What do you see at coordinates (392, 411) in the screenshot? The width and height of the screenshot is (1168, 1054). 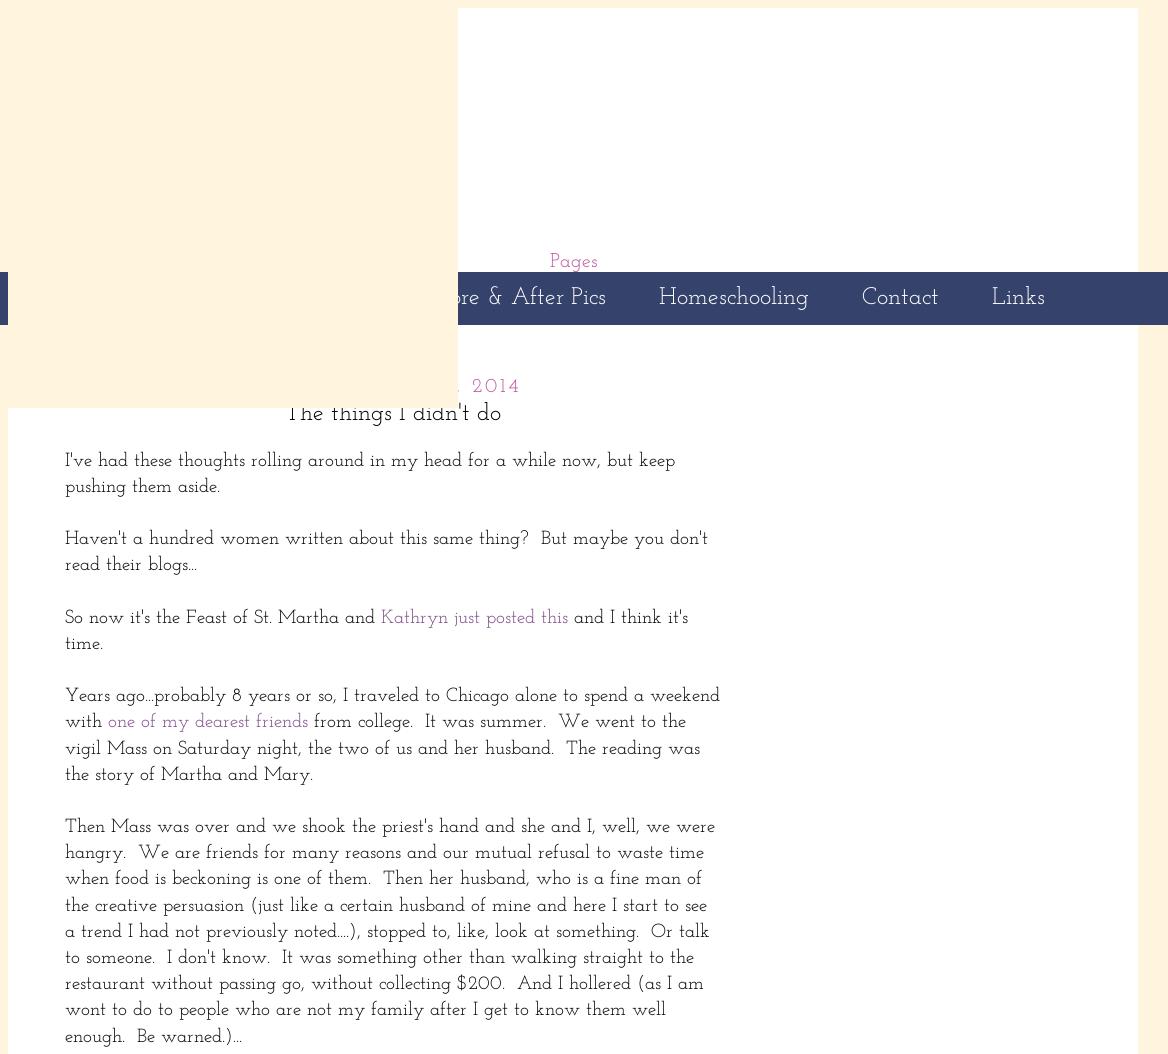 I see `'The things I didn't do'` at bounding box center [392, 411].